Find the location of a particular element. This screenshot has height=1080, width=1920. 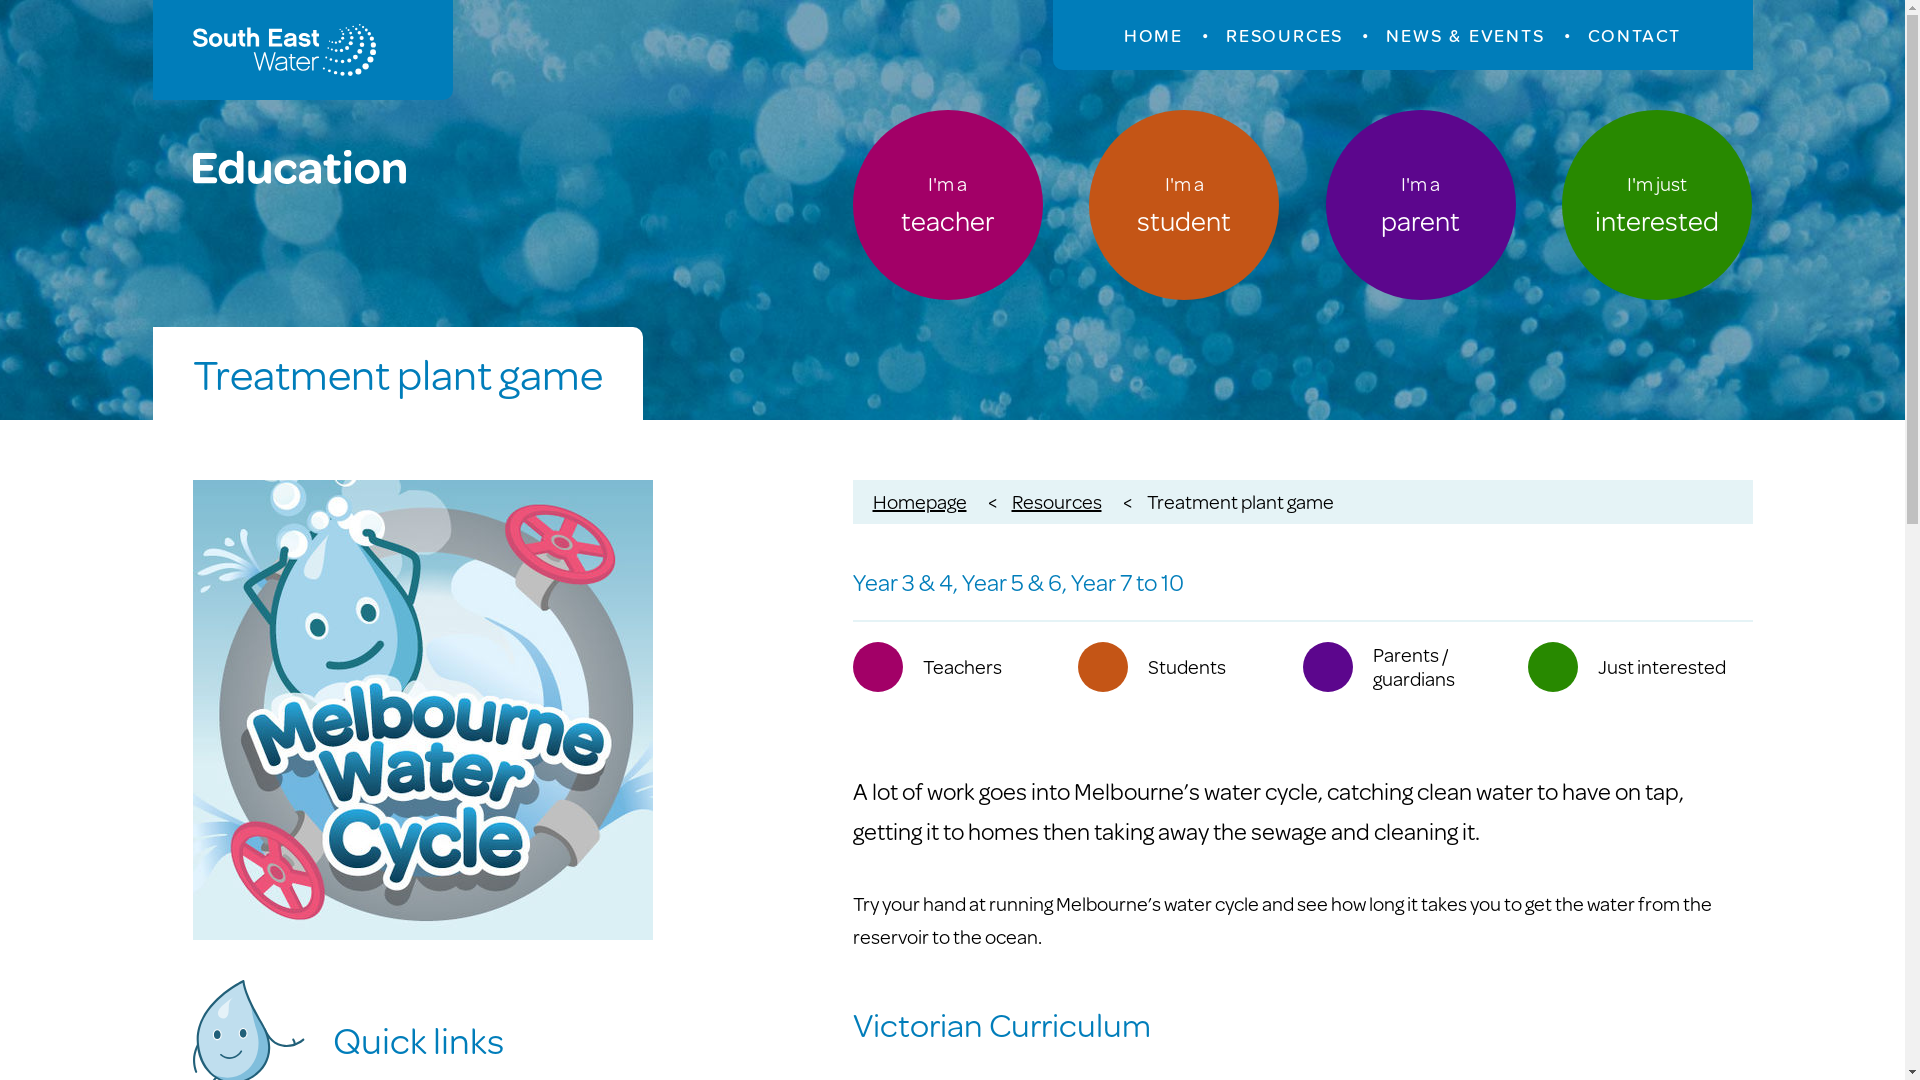

'Homepage' is located at coordinates (917, 500).